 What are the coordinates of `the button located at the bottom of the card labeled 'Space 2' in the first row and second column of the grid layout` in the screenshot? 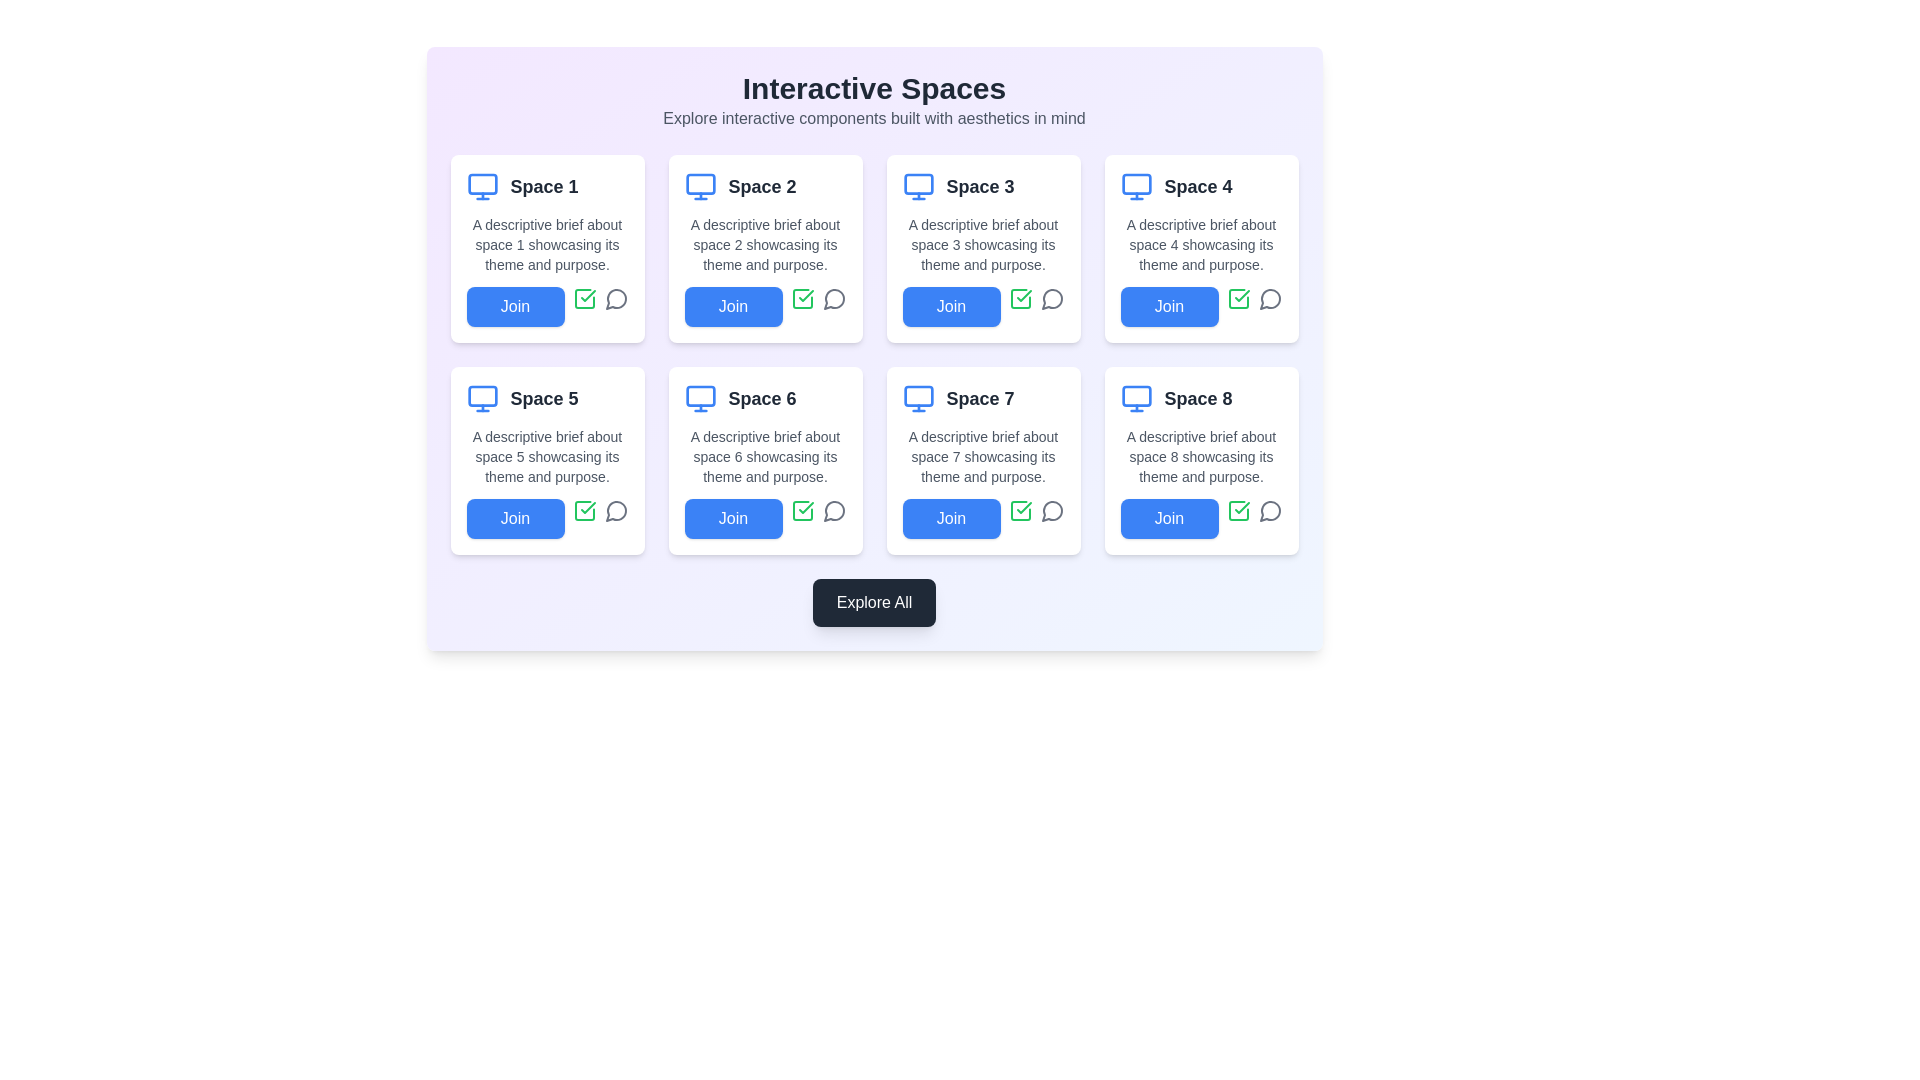 It's located at (764, 307).